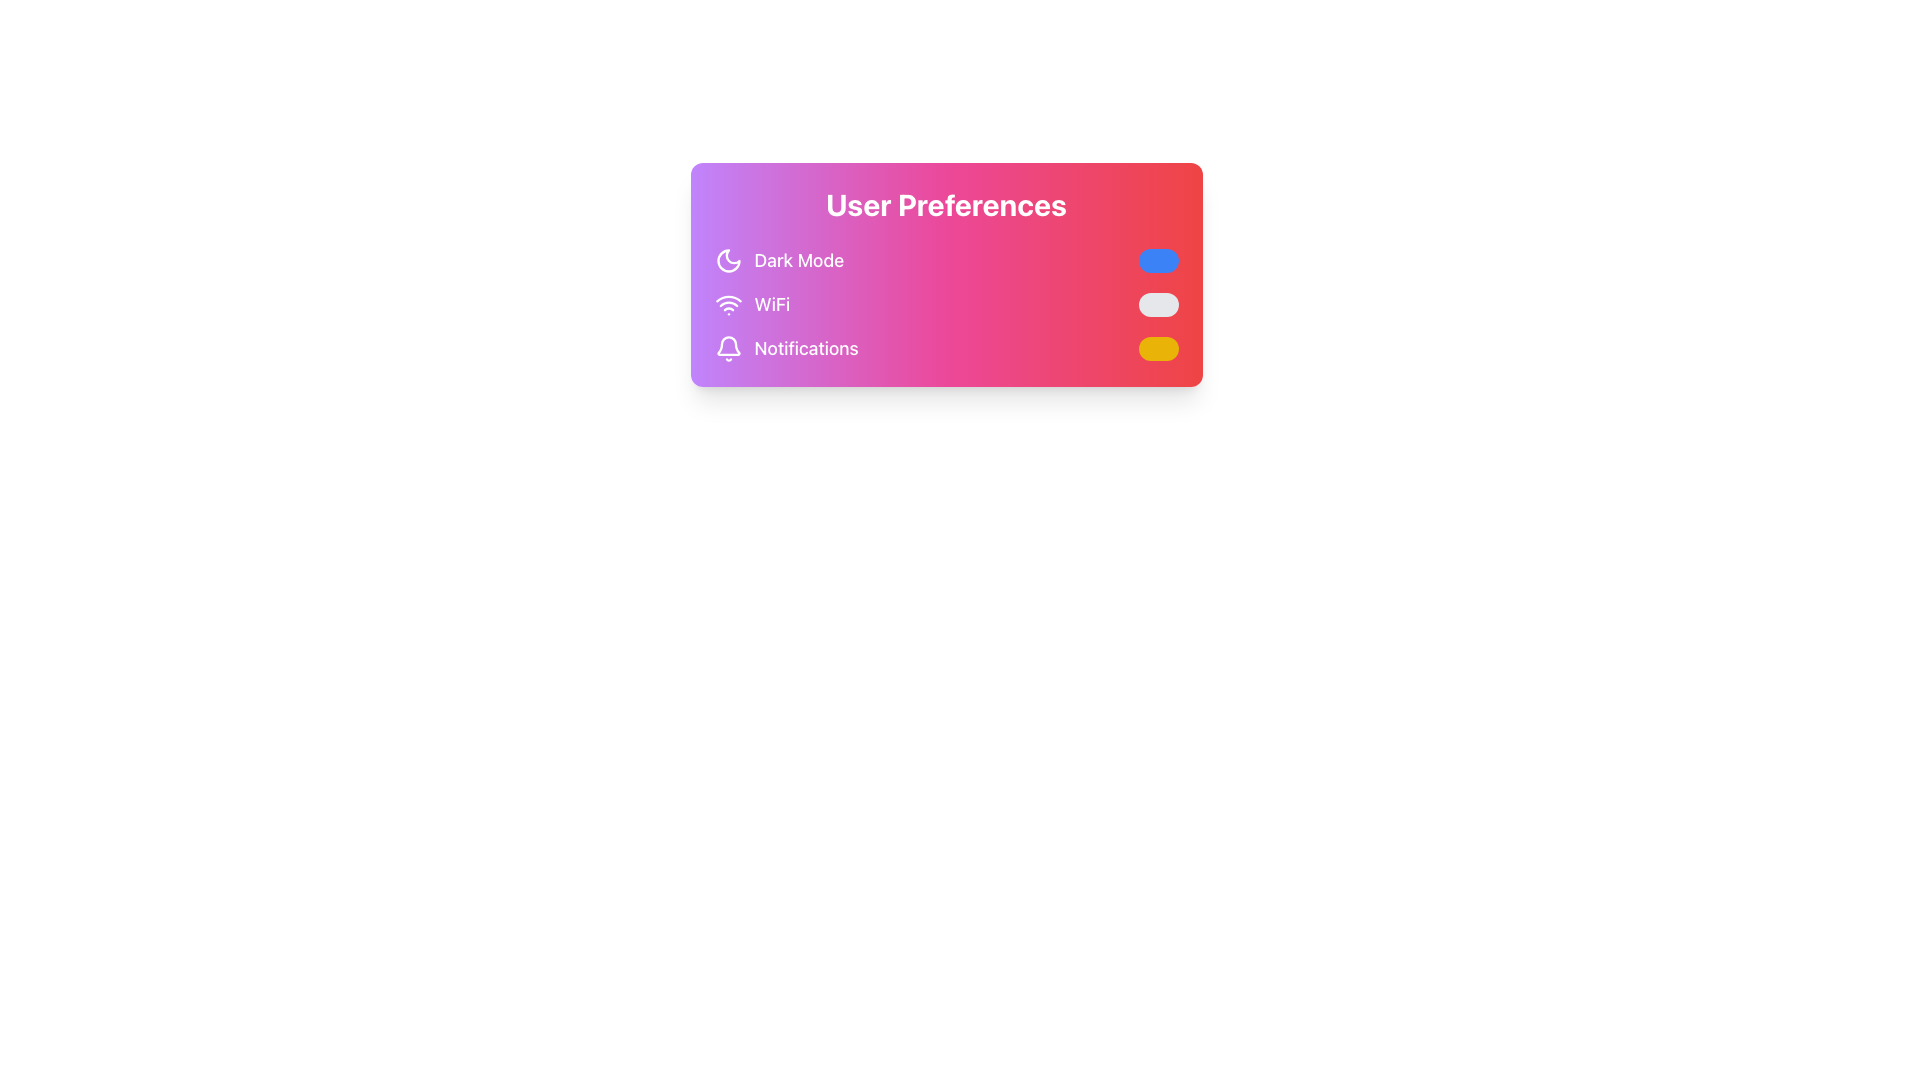 The width and height of the screenshot is (1920, 1080). Describe the element at coordinates (771, 304) in the screenshot. I see `the Text label indicating the WiFi option in the User Preferences section, which is positioned next to the WiFi icon and is located below the 'Dark Mode' setting and above the 'Notifications' setting` at that location.